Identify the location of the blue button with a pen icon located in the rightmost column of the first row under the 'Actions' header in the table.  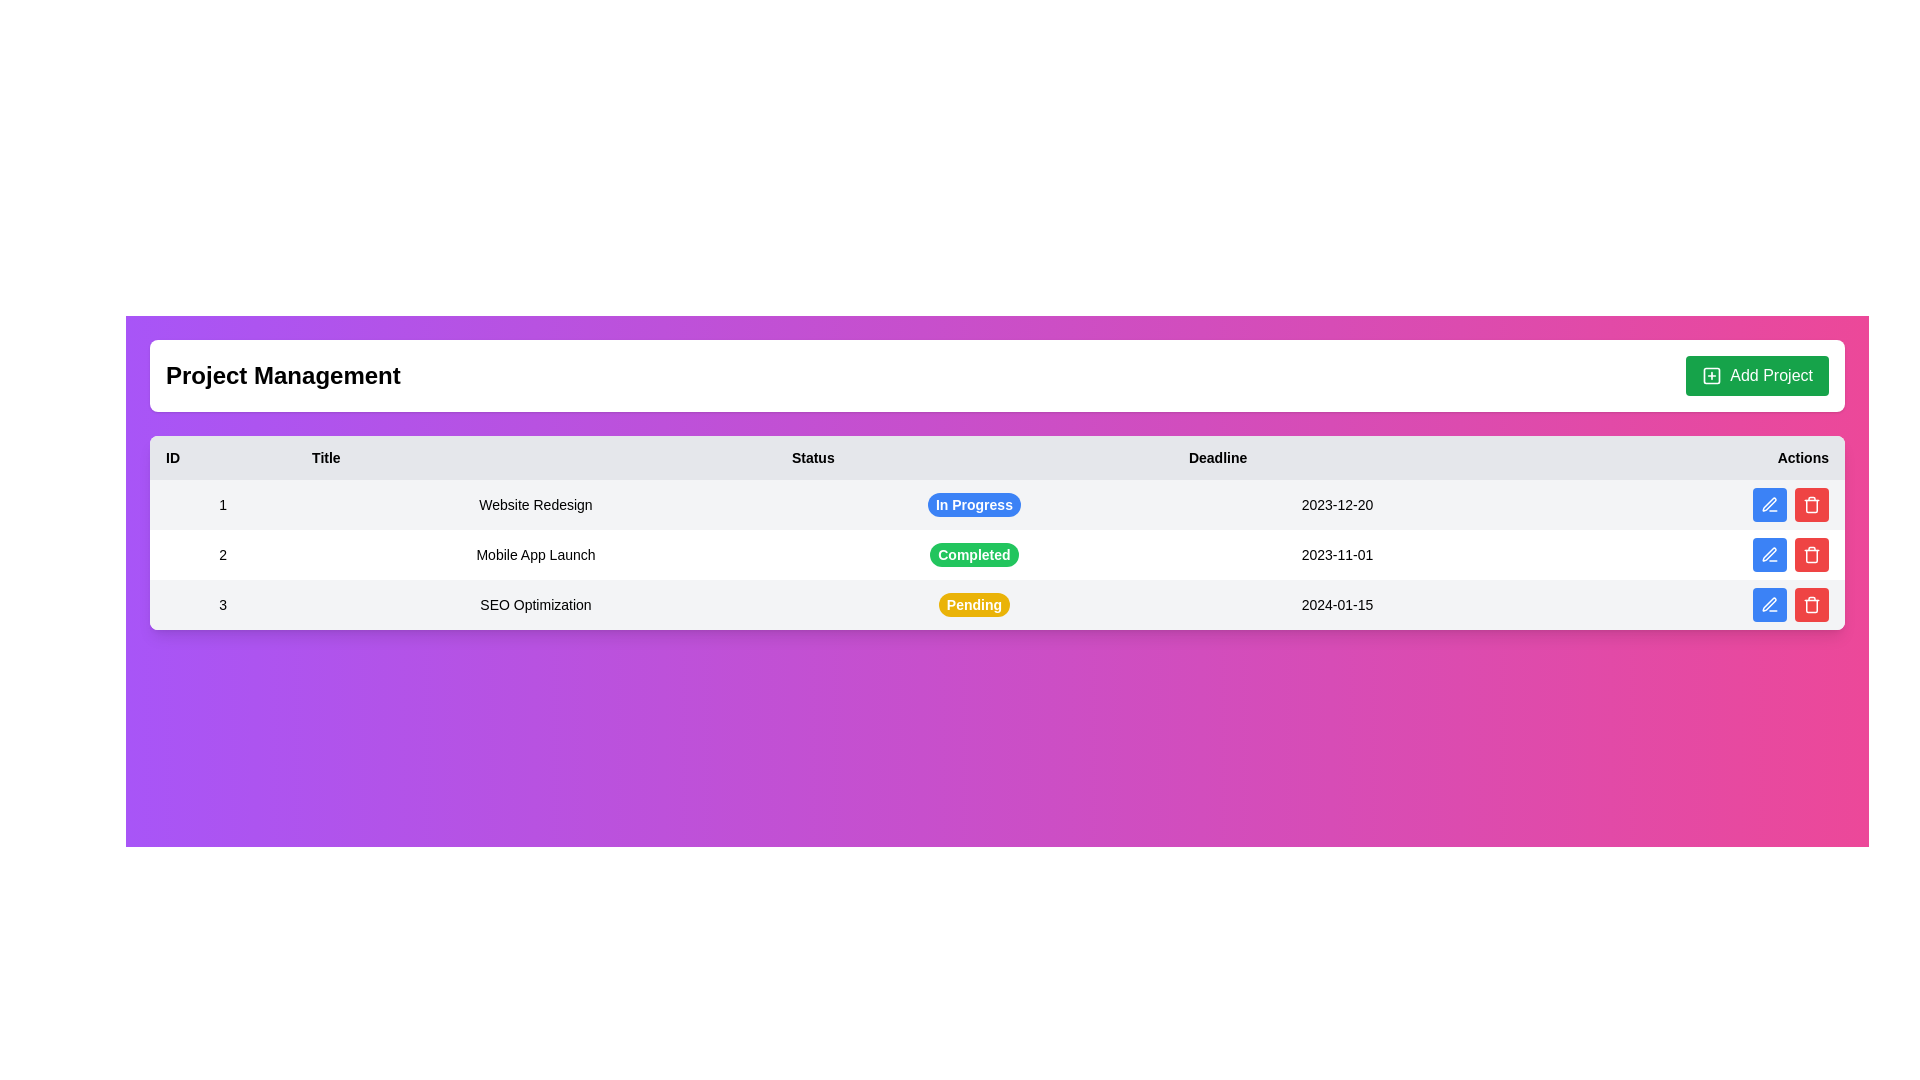
(1770, 504).